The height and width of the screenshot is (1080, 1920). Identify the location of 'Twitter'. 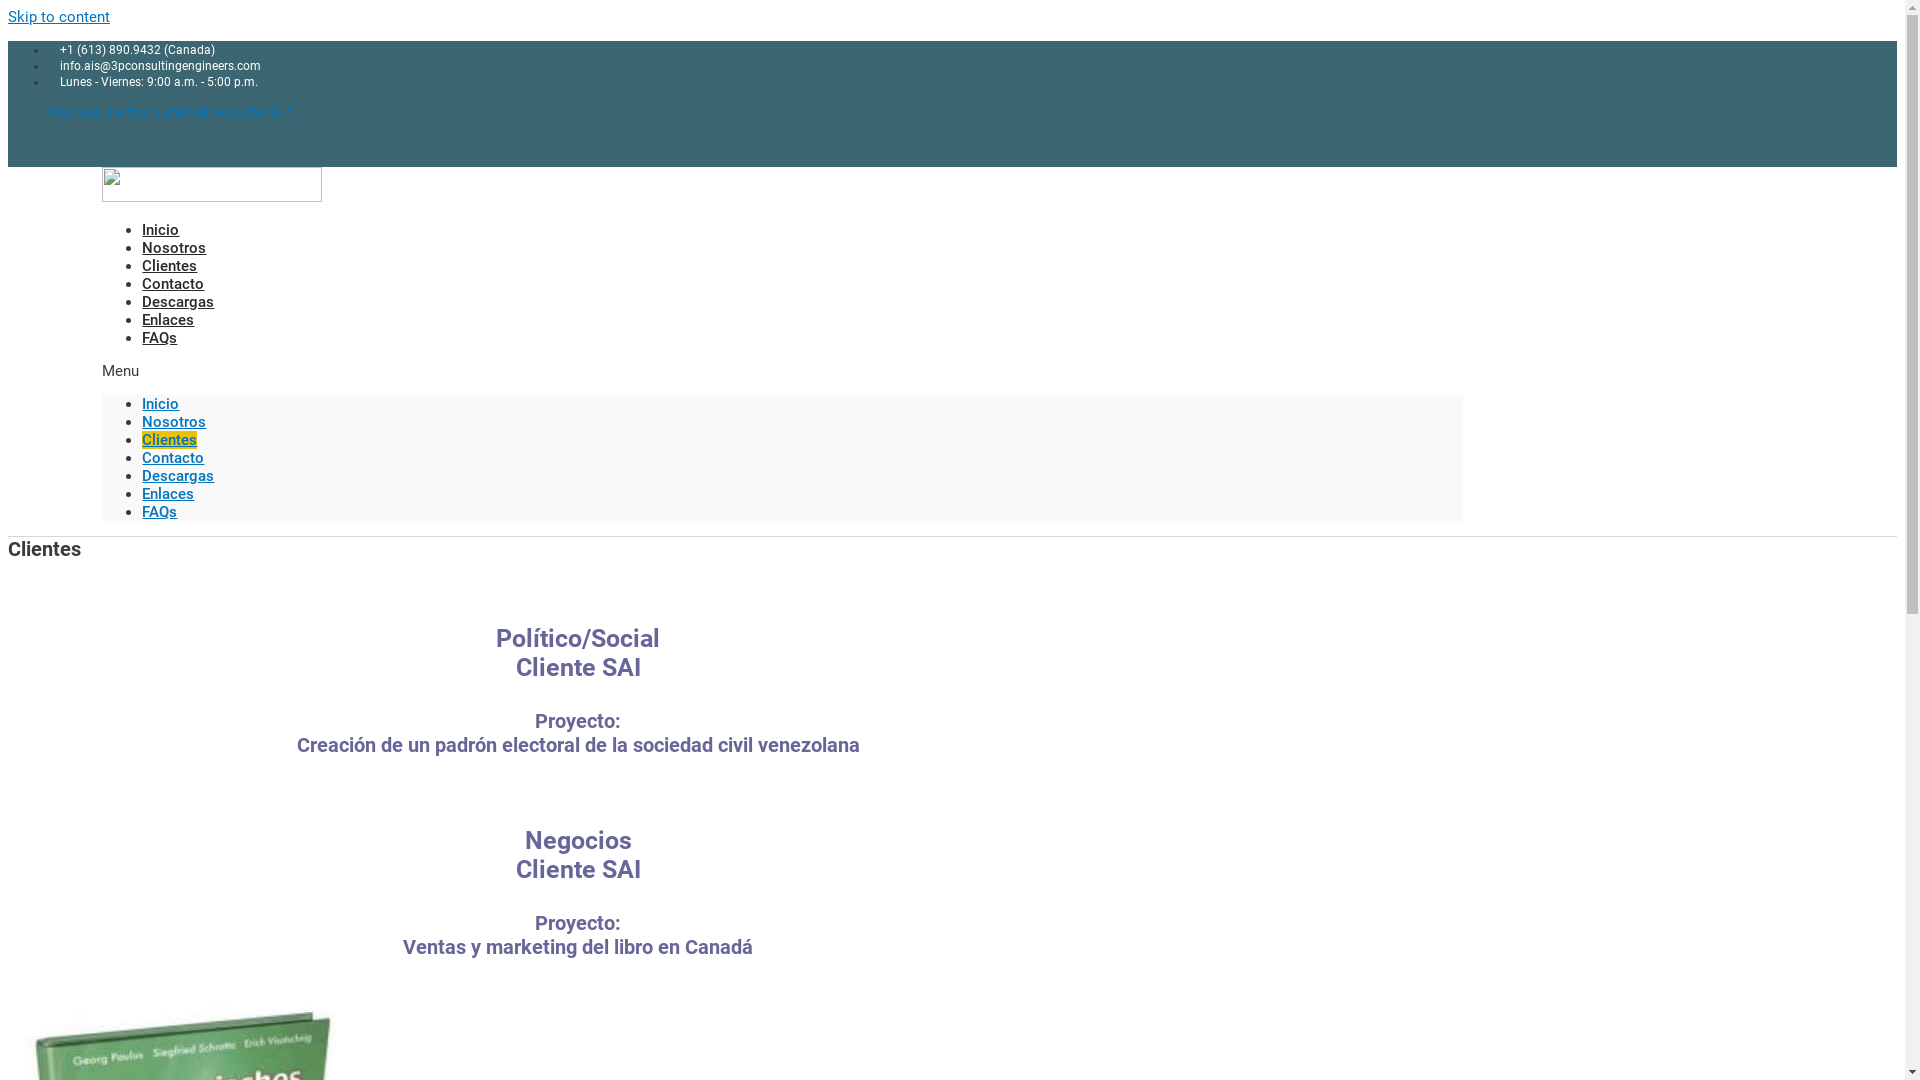
(130, 112).